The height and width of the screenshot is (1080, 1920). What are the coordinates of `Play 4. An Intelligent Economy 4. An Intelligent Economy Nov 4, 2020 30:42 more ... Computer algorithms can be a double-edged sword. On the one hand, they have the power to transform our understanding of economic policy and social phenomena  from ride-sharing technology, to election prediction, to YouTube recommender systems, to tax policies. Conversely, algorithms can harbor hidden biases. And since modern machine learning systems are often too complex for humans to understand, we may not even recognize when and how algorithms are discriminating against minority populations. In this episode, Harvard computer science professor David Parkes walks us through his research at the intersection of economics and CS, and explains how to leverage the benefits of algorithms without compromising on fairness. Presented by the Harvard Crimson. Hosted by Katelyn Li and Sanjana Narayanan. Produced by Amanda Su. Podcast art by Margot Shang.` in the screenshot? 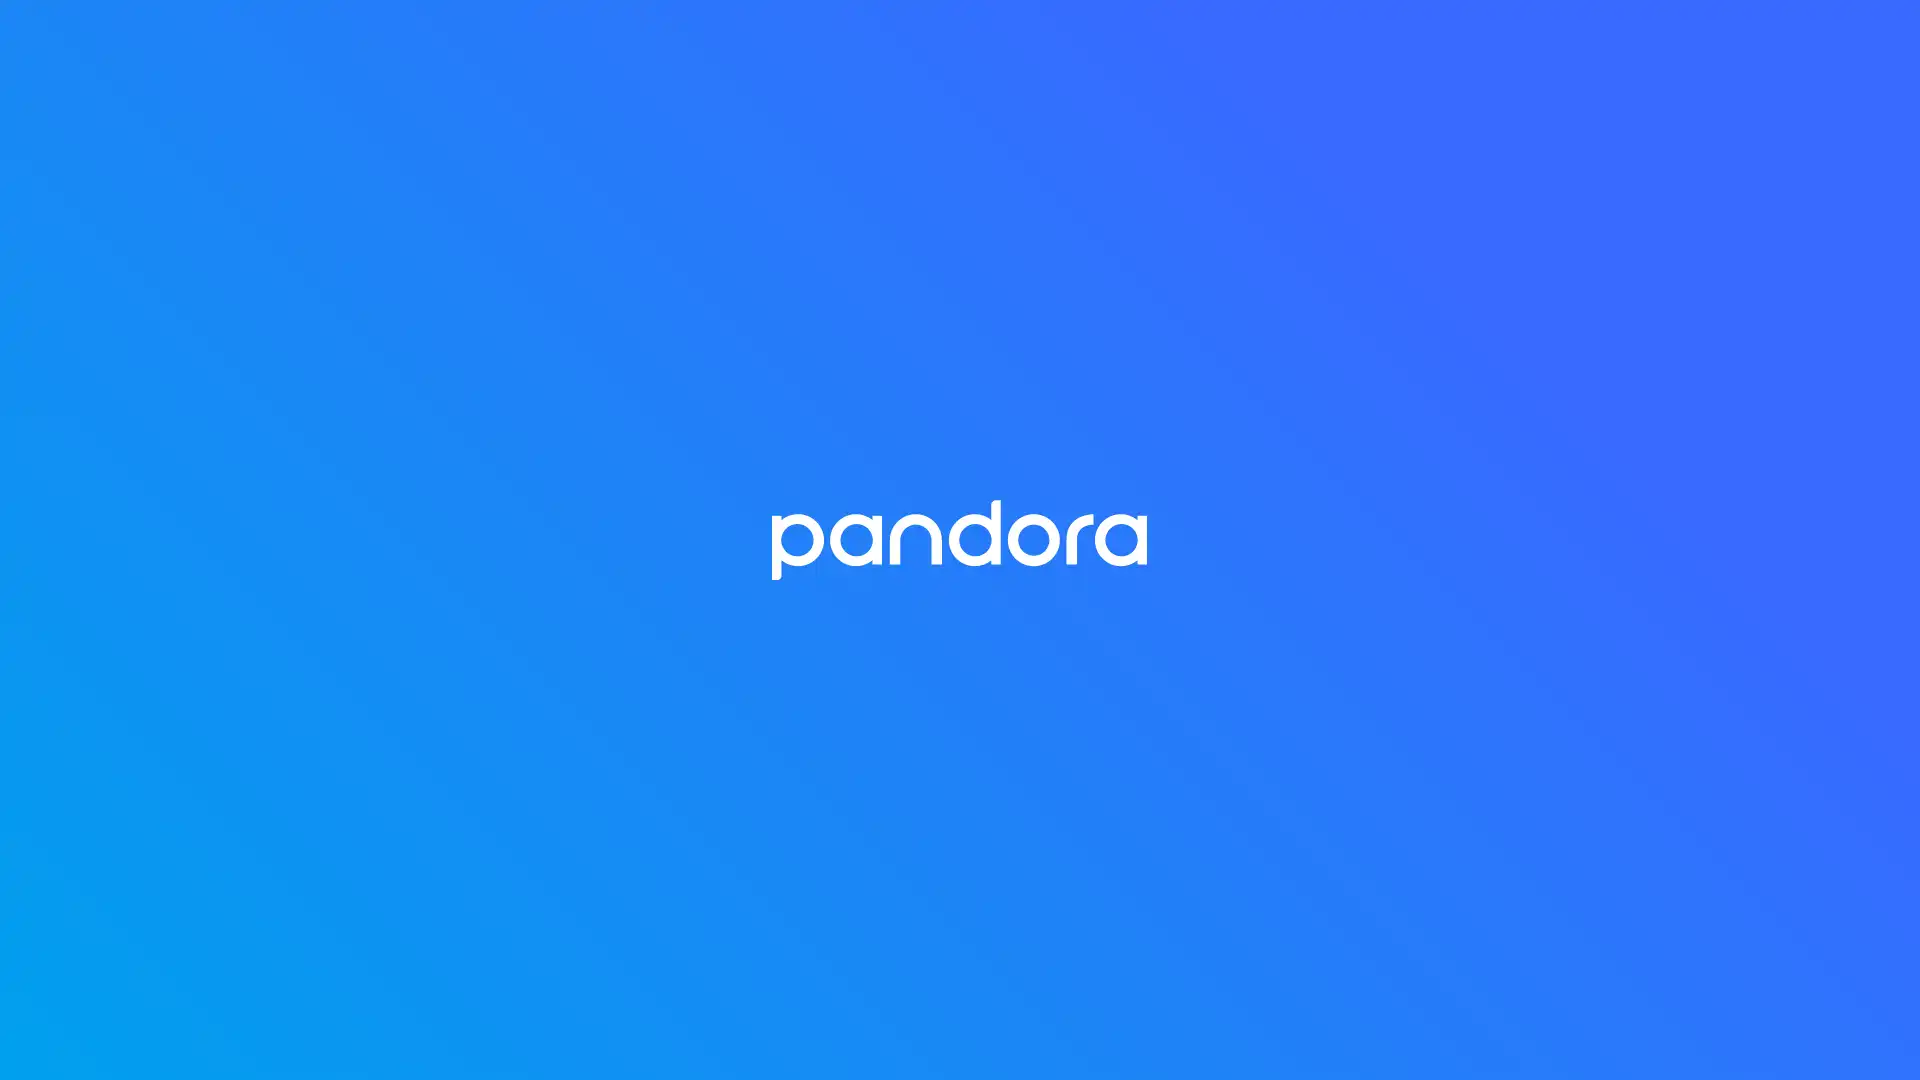 It's located at (1285, 951).